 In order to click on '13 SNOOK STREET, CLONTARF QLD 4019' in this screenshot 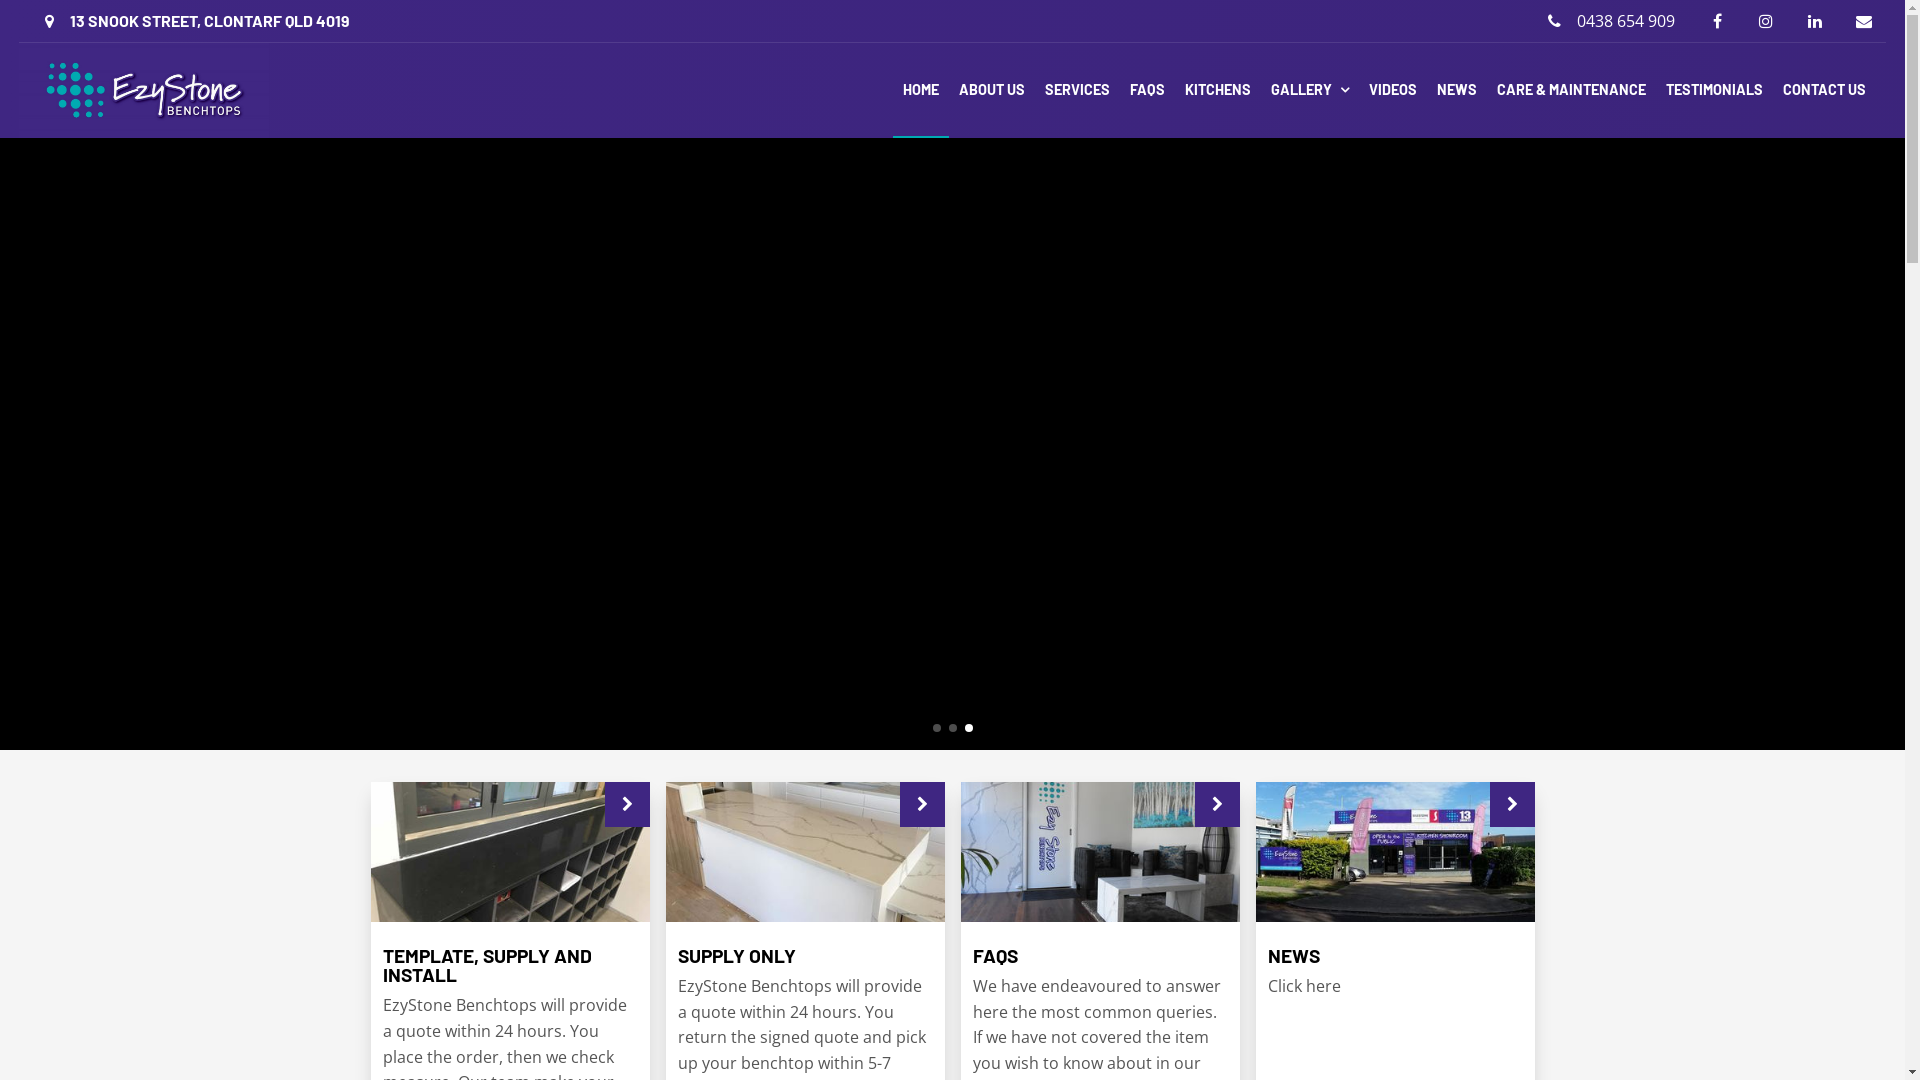, I will do `click(196, 20)`.